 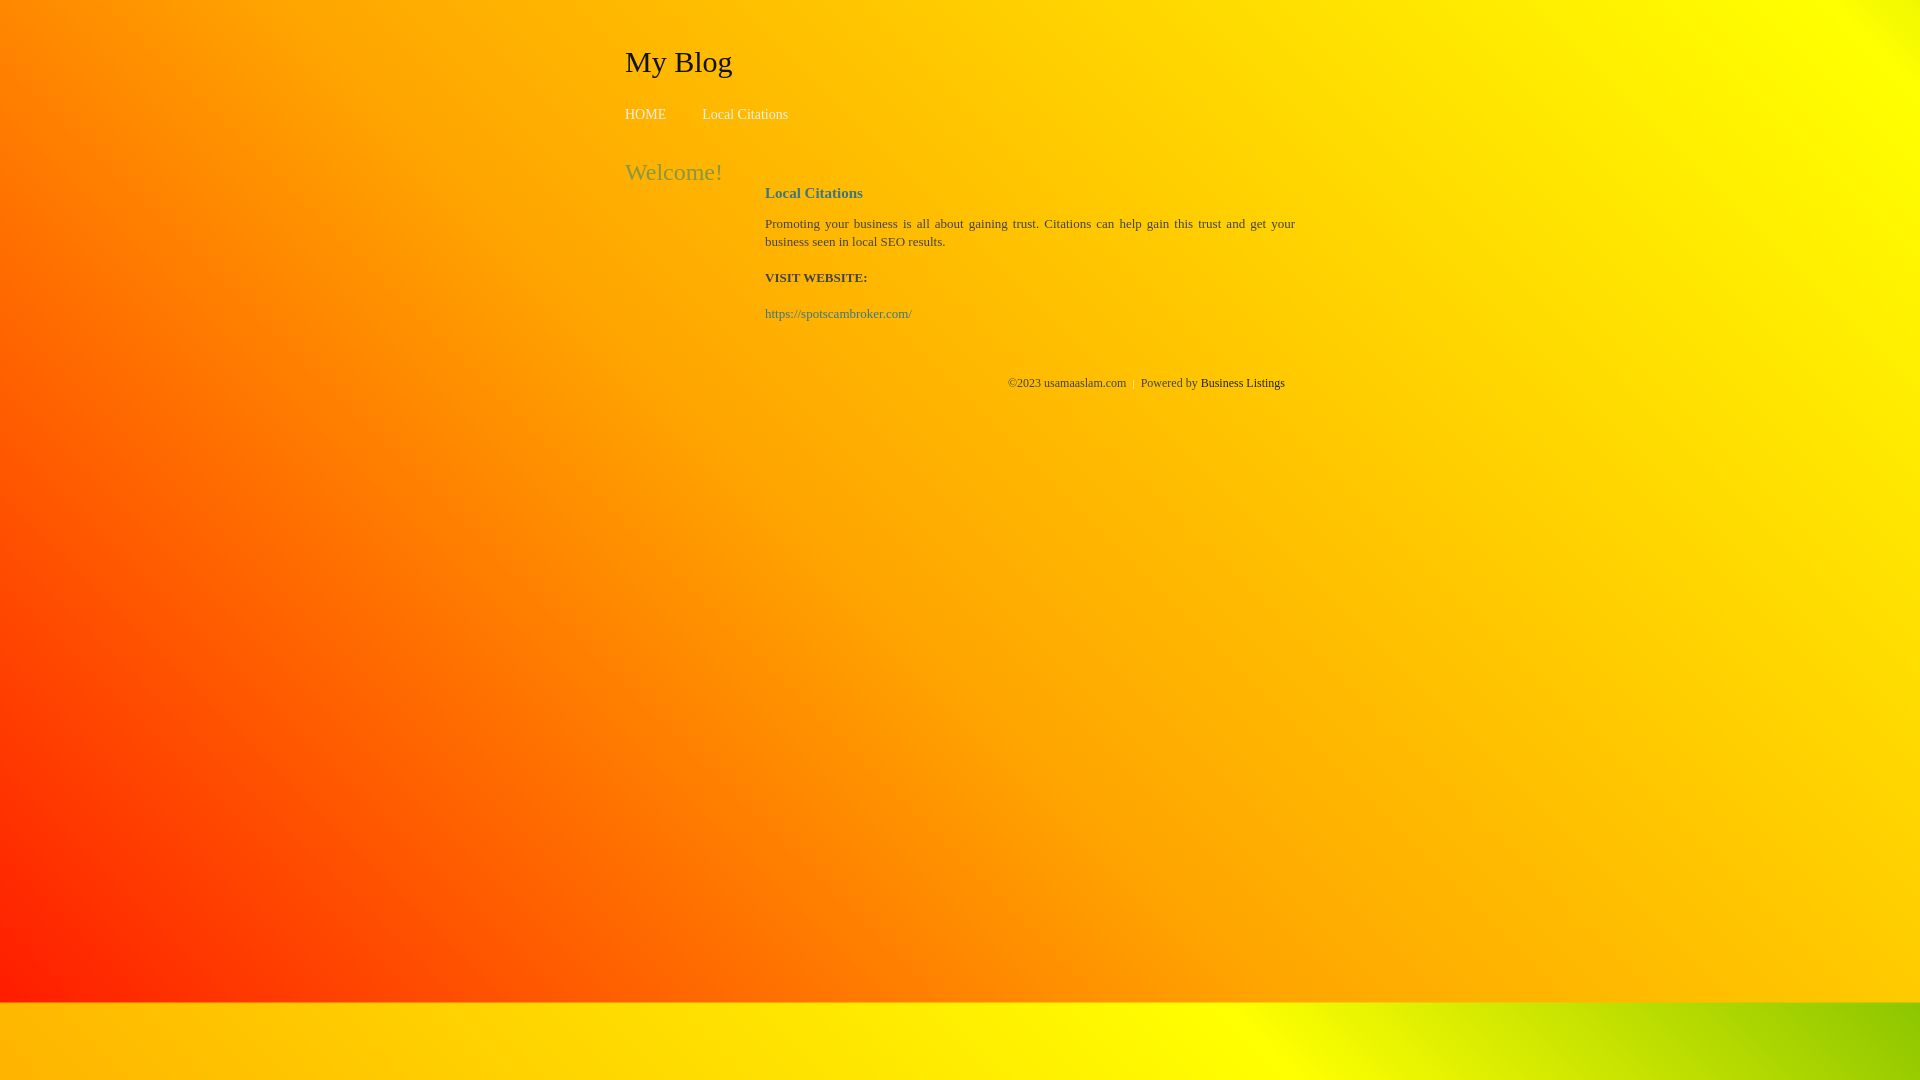 What do you see at coordinates (678, 60) in the screenshot?
I see `'My Blog'` at bounding box center [678, 60].